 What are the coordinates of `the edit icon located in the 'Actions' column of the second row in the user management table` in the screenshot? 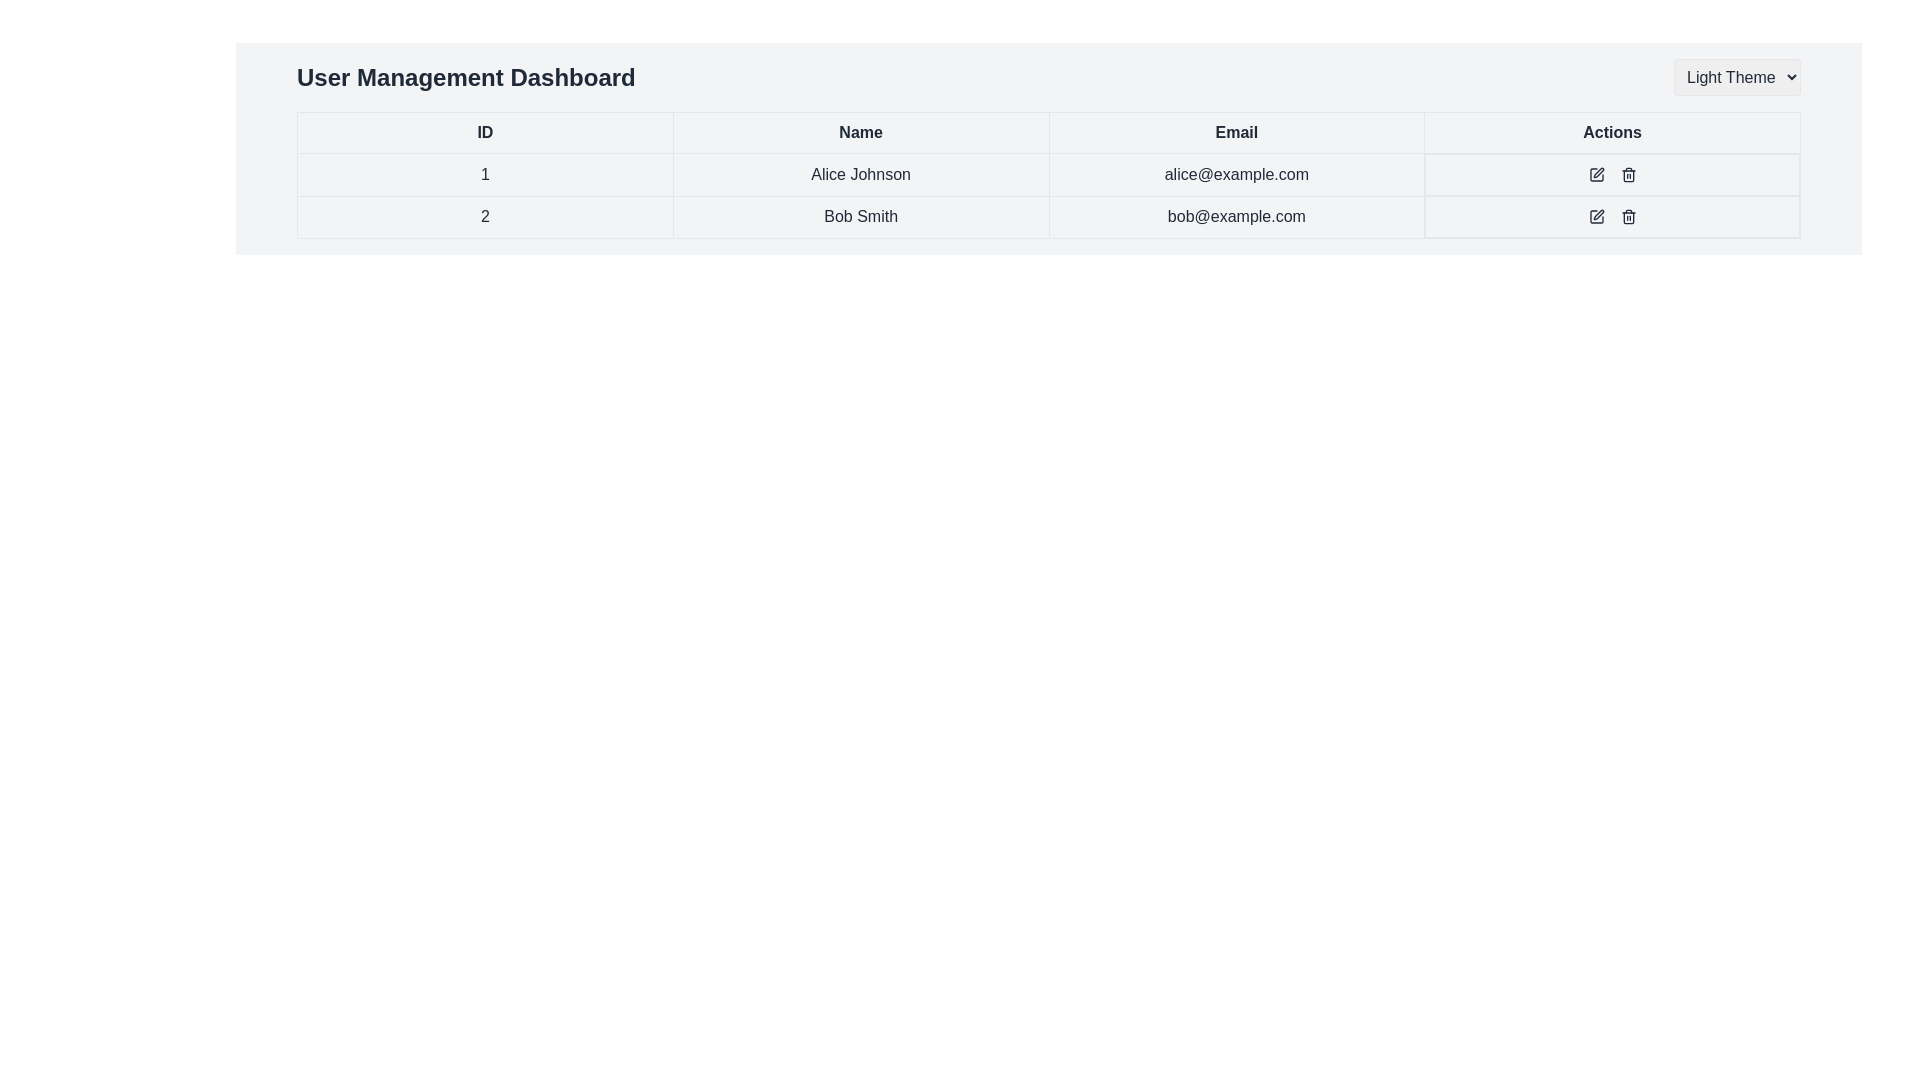 It's located at (1612, 216).